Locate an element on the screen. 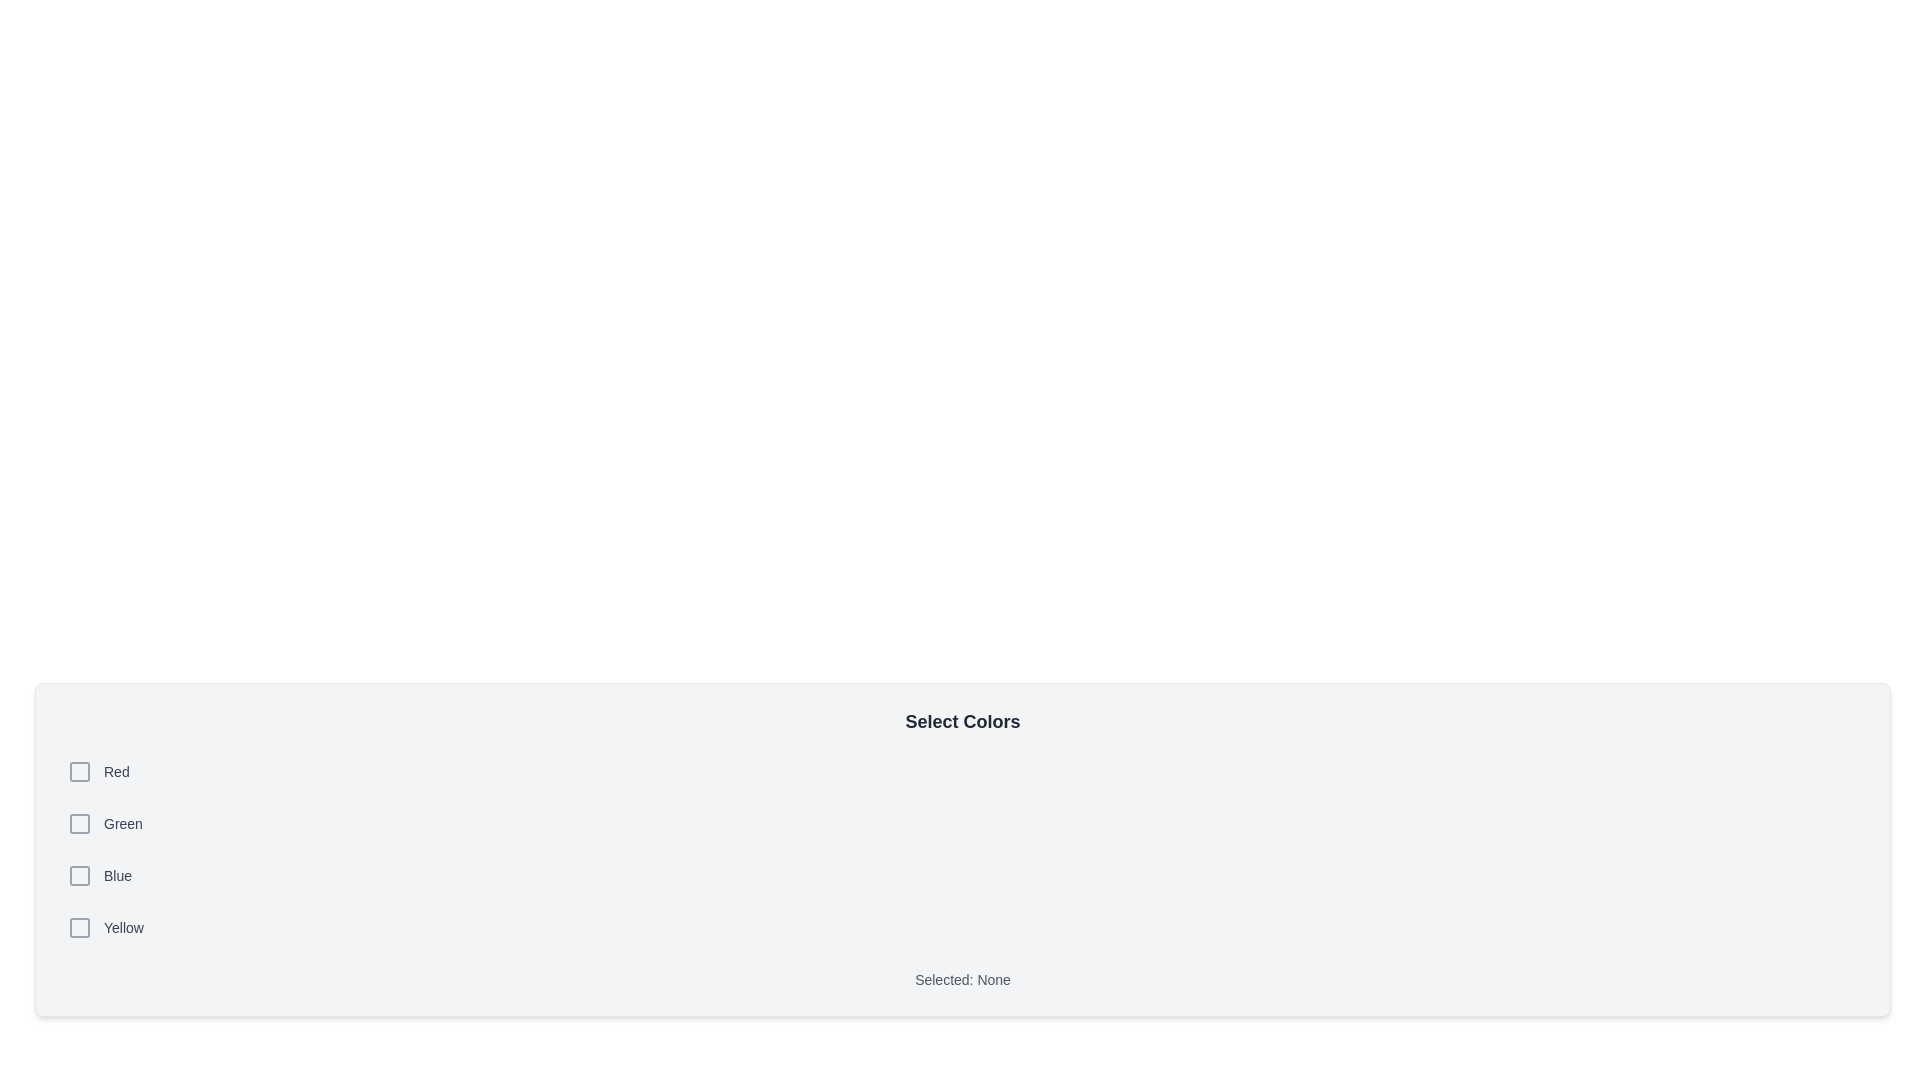 The height and width of the screenshot is (1080, 1920). the checkbox for the color option 'Red' is located at coordinates (80, 770).